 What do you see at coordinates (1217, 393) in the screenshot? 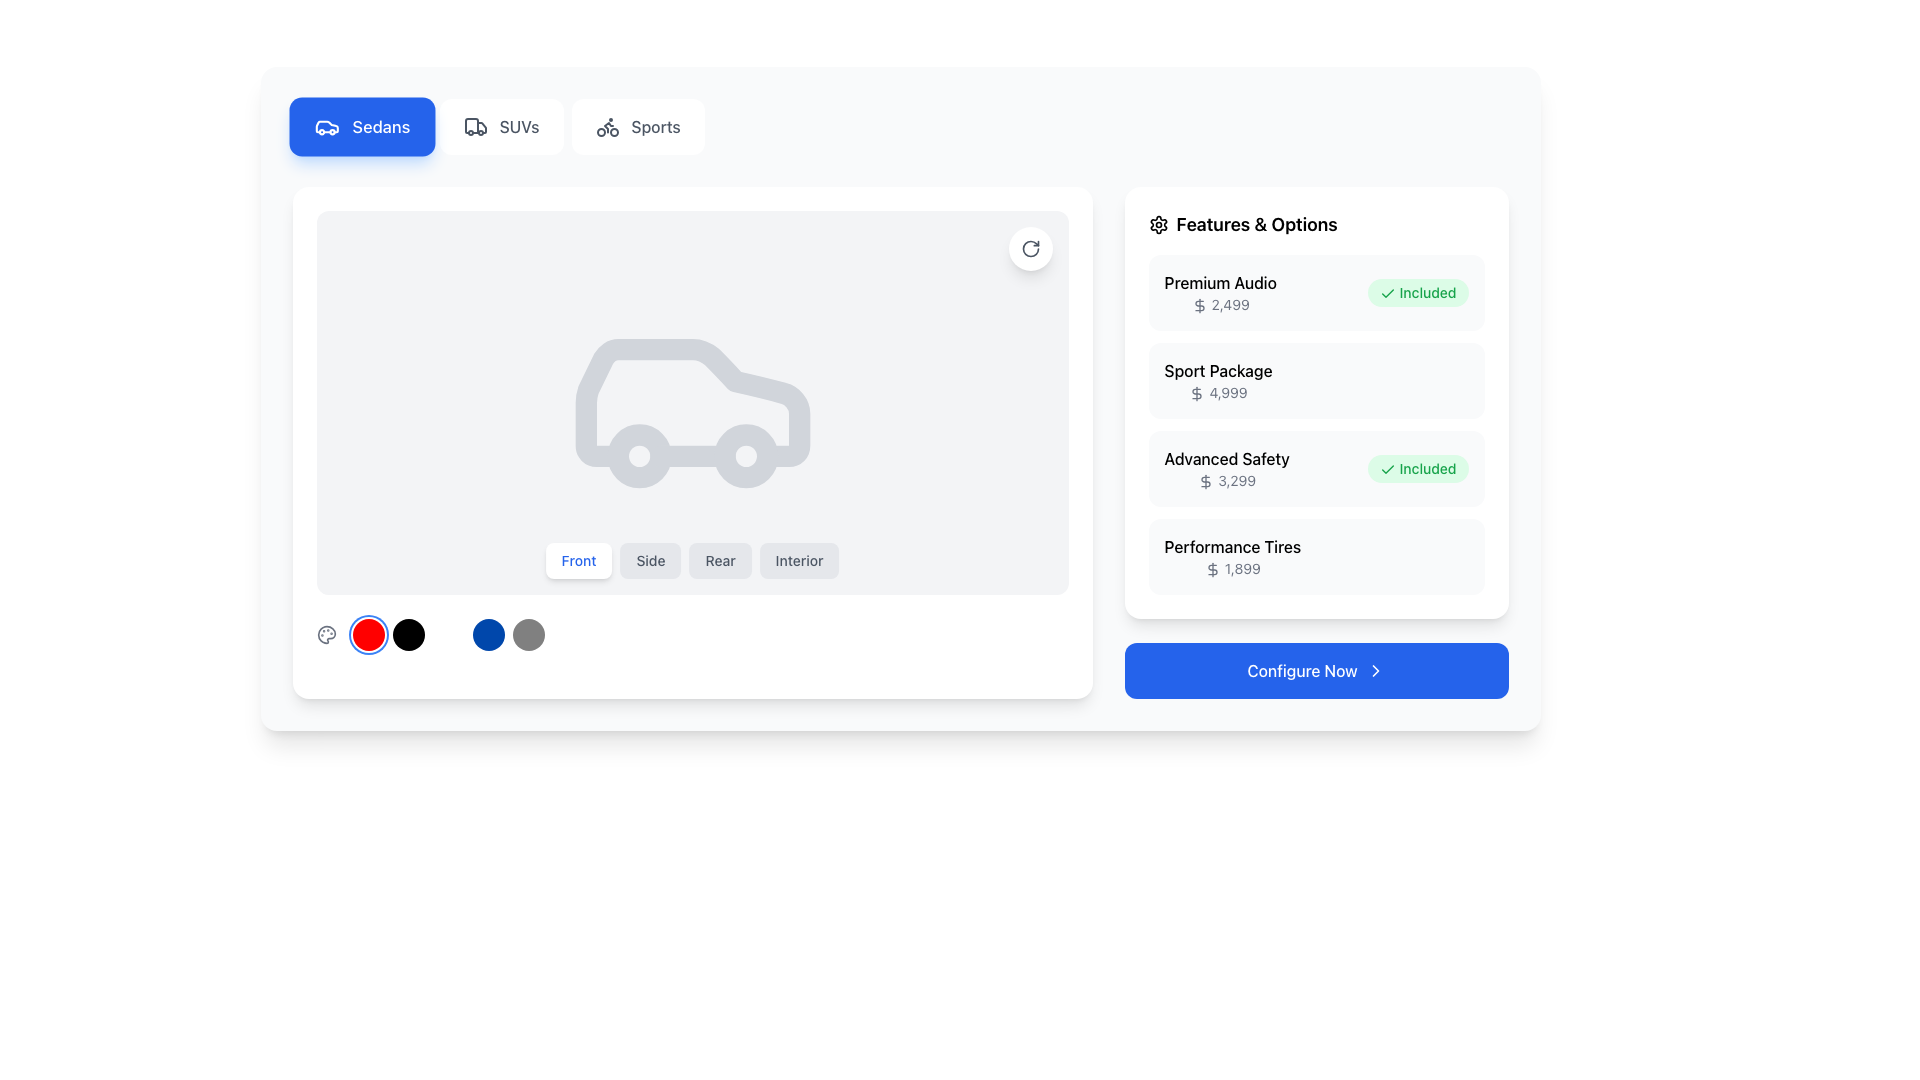
I see `the Text Display with Icon that shows the price of the 'Sport Package', positioned under 'Features & Options' and aligned with 'Sport Package'` at bounding box center [1217, 393].